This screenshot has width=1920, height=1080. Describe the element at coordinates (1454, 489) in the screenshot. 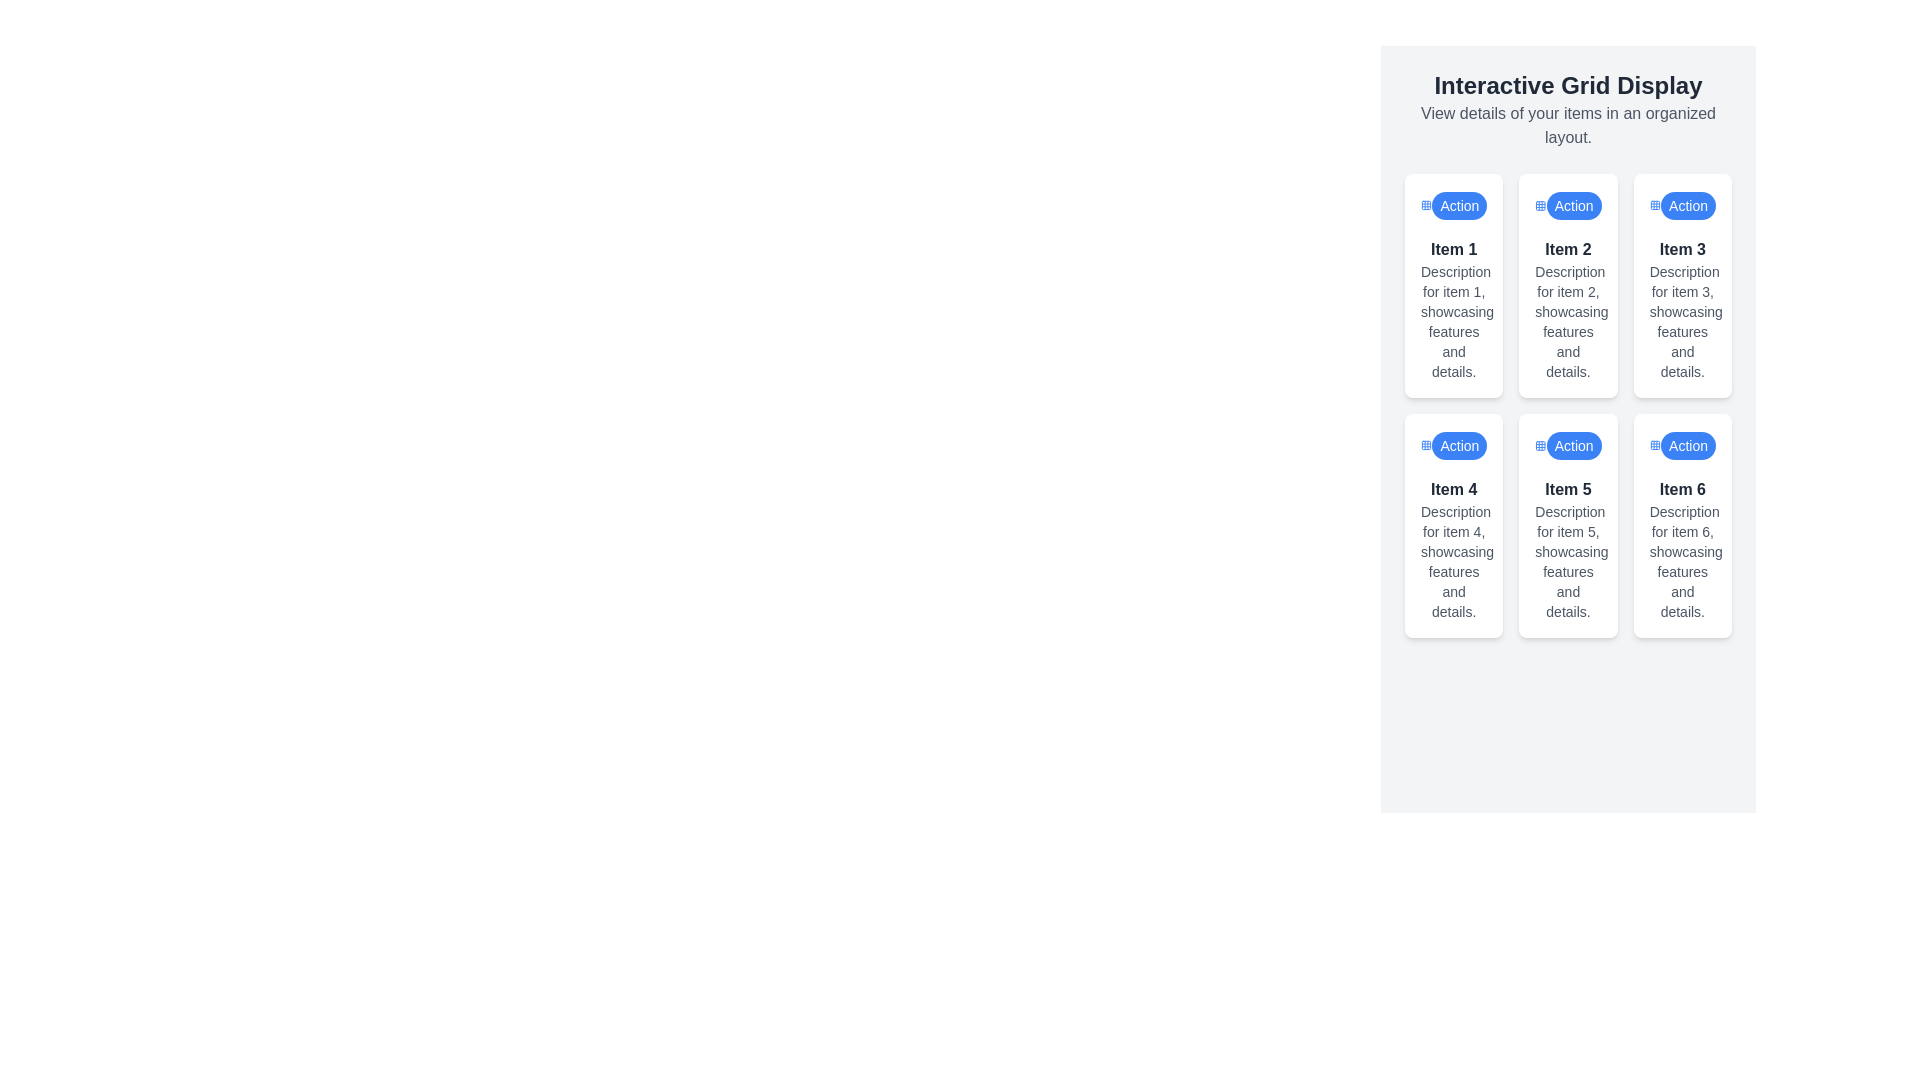

I see `the static text label displaying 'Item 4', which is styled in bold and dark-gray font and positioned in the second row, first column of a grid layout` at that location.